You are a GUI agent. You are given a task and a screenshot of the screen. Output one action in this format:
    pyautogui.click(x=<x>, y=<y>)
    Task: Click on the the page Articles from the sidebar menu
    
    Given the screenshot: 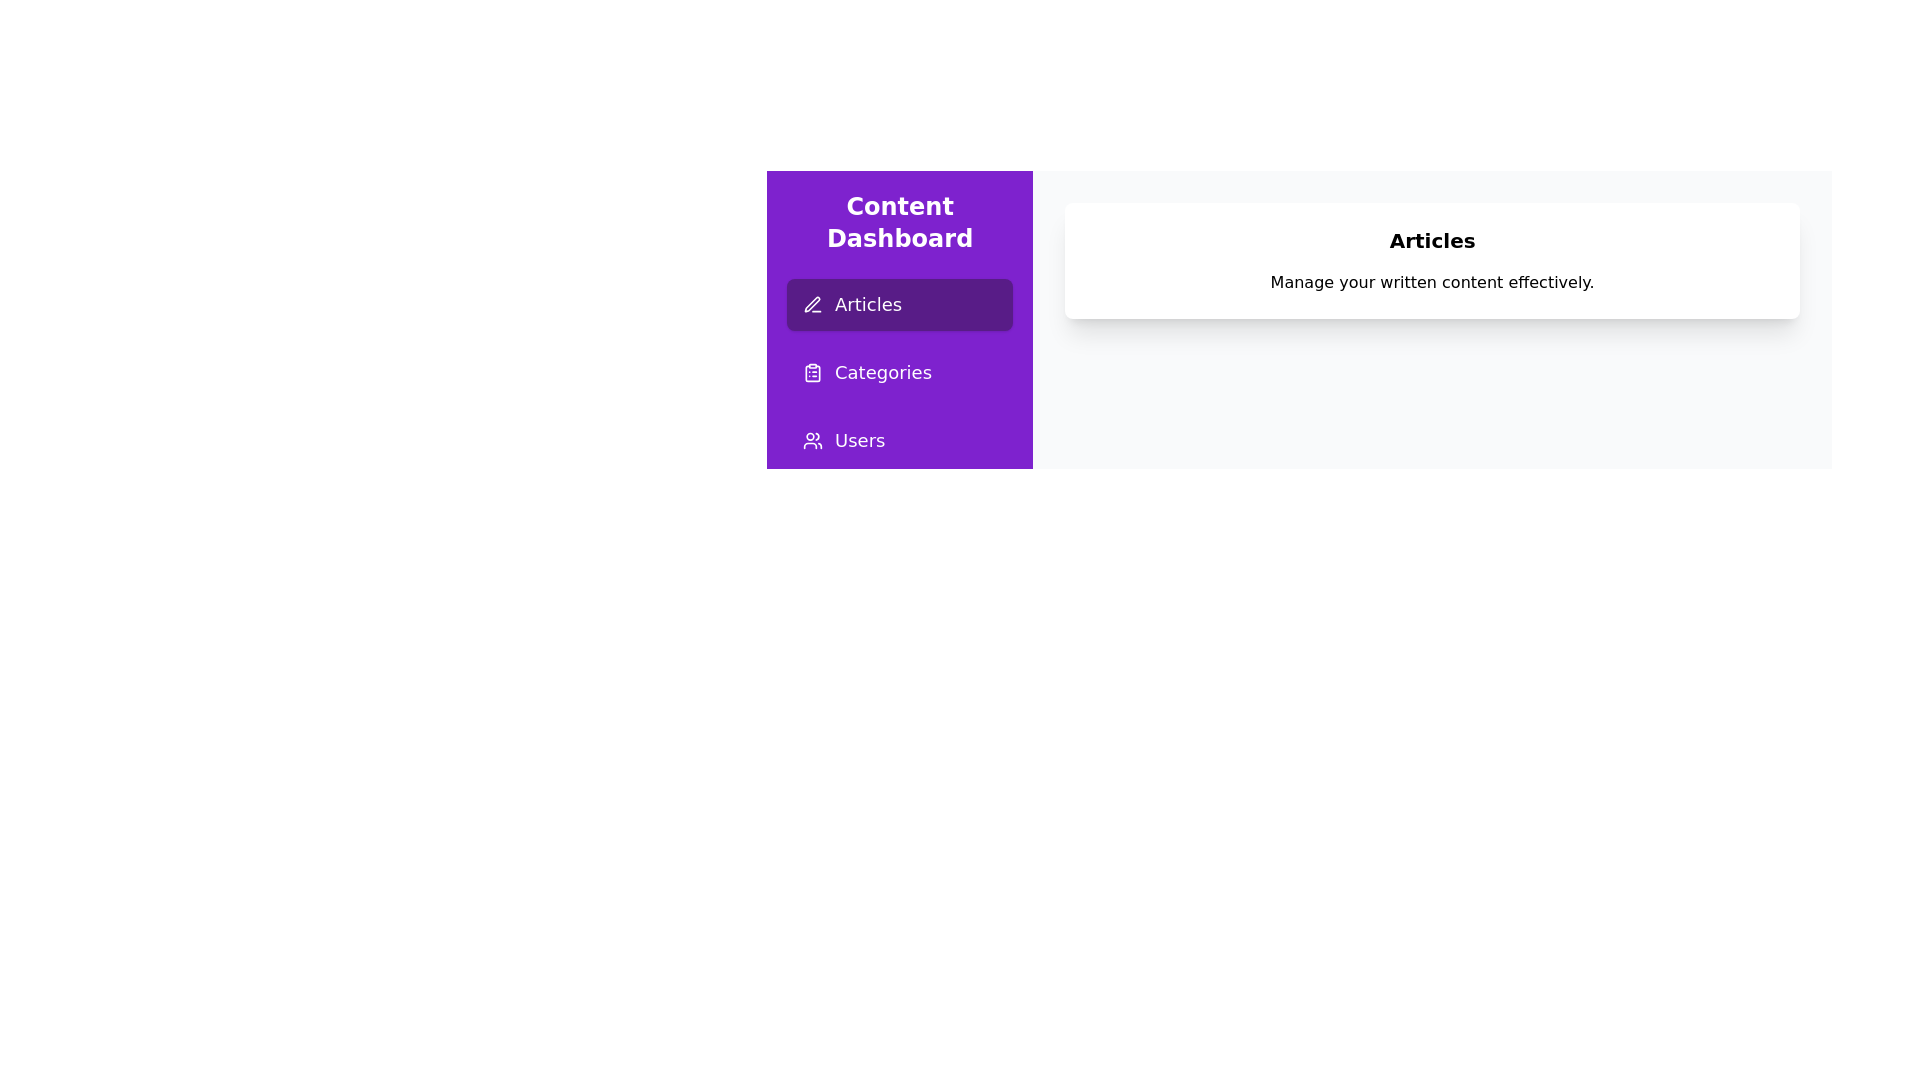 What is the action you would take?
    pyautogui.click(x=899, y=304)
    